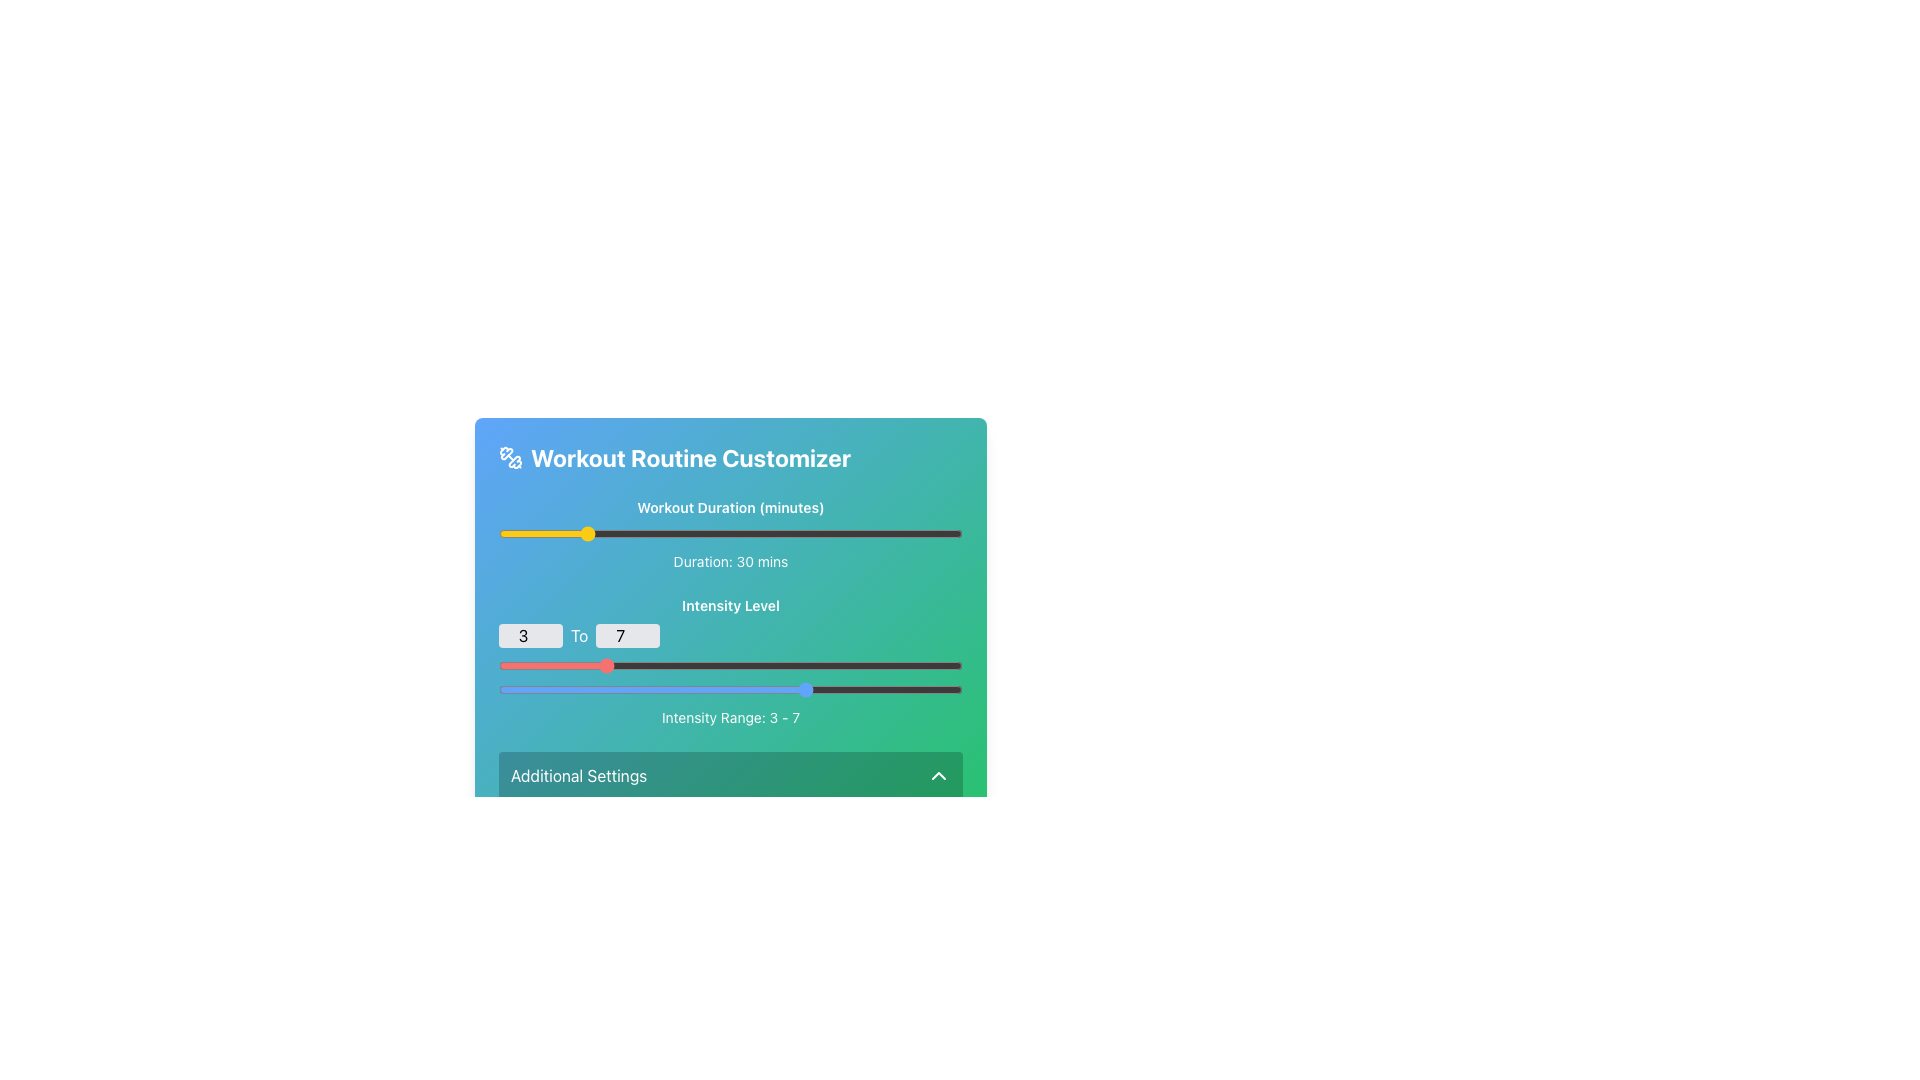  Describe the element at coordinates (729, 604) in the screenshot. I see `the 'Intensity Level' text label, which is a bold, small-sized font element located within a card layout and positioned above the range selection elements` at that location.